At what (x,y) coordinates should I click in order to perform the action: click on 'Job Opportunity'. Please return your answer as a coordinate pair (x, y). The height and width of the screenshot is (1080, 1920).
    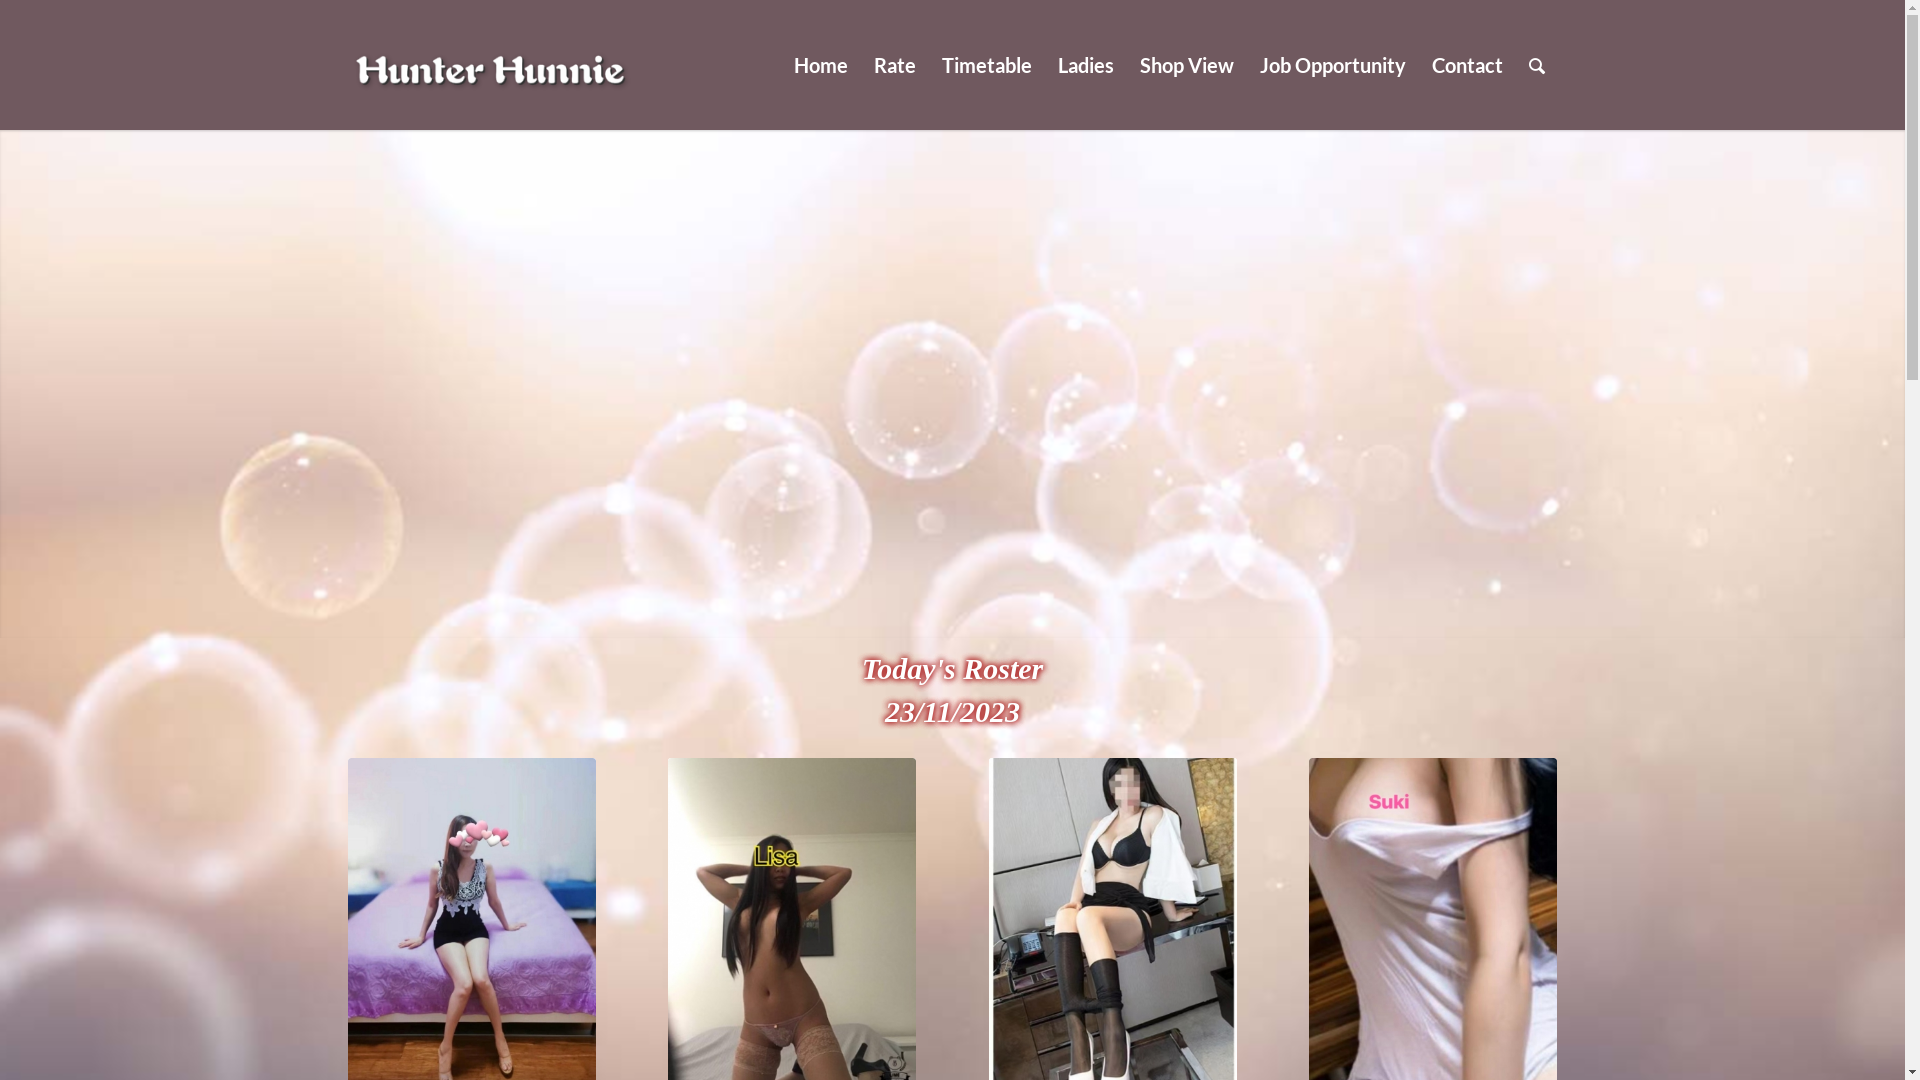
    Looking at the image, I should click on (1331, 64).